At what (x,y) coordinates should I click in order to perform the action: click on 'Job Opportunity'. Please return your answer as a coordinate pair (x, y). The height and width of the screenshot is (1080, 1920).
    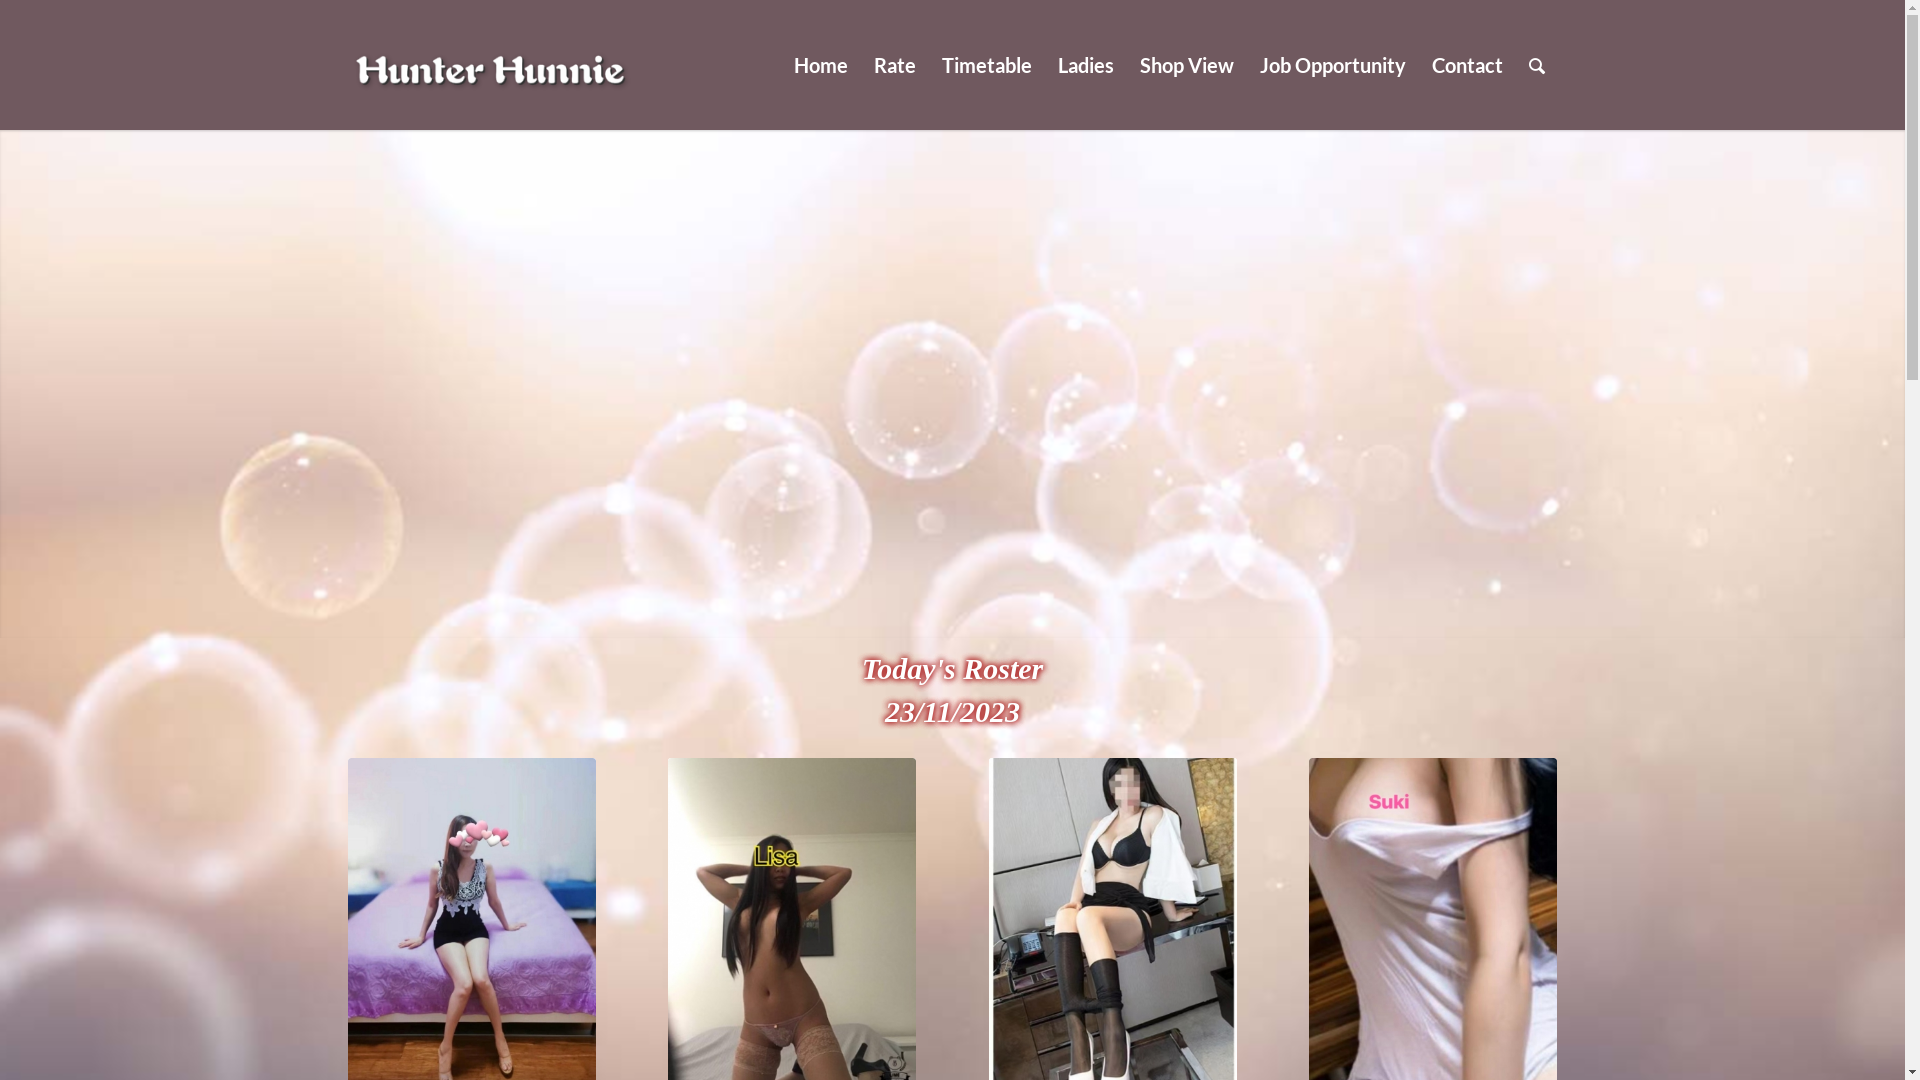
    Looking at the image, I should click on (1331, 64).